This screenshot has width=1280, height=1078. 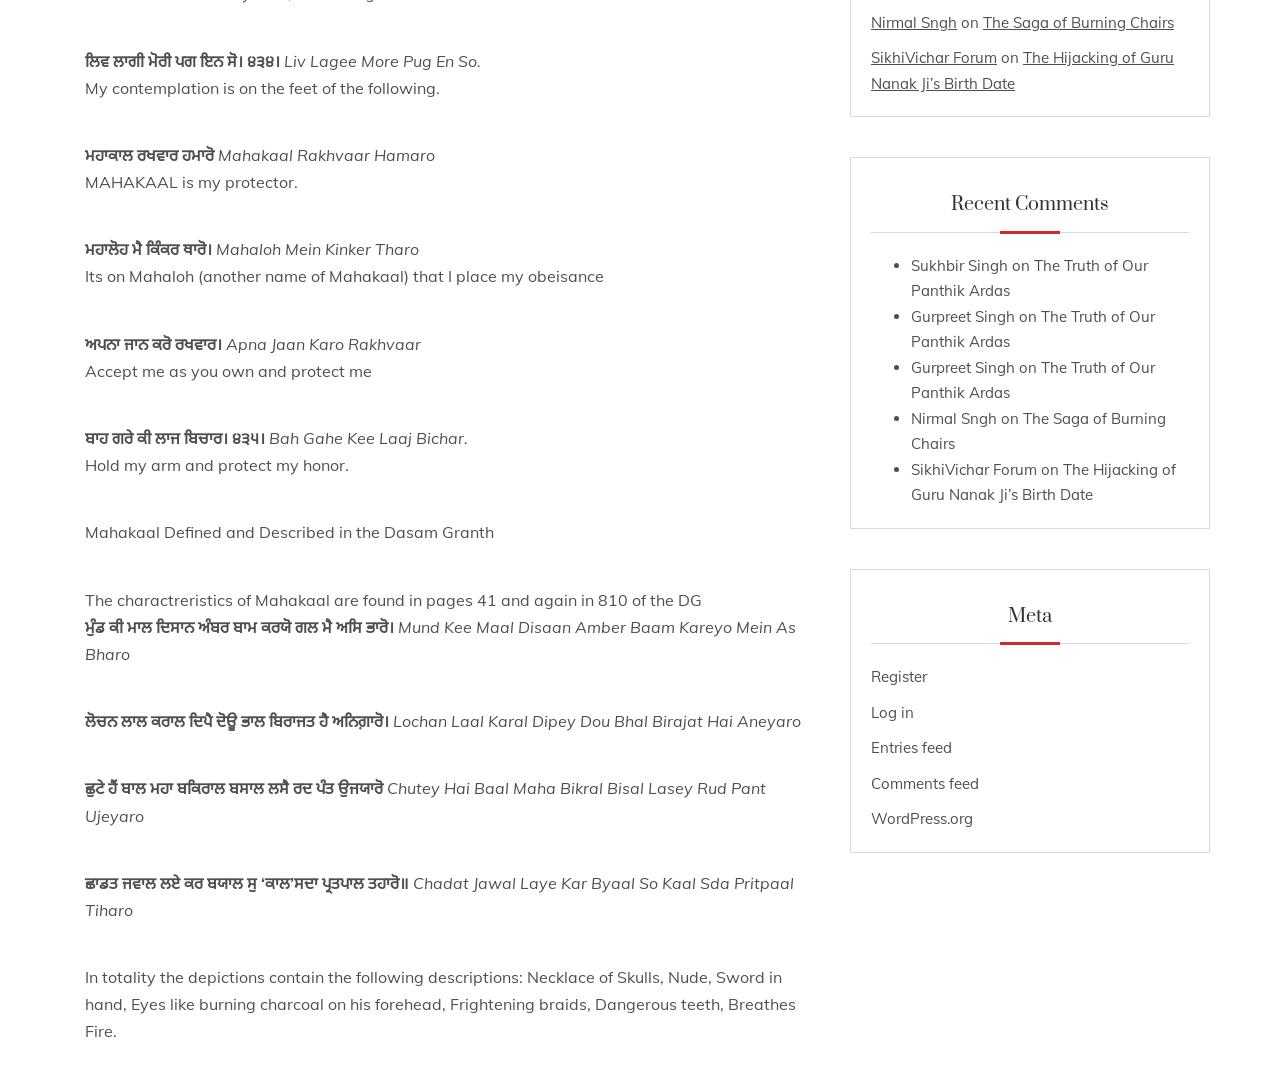 I want to click on 'Comments feed', so click(x=924, y=781).